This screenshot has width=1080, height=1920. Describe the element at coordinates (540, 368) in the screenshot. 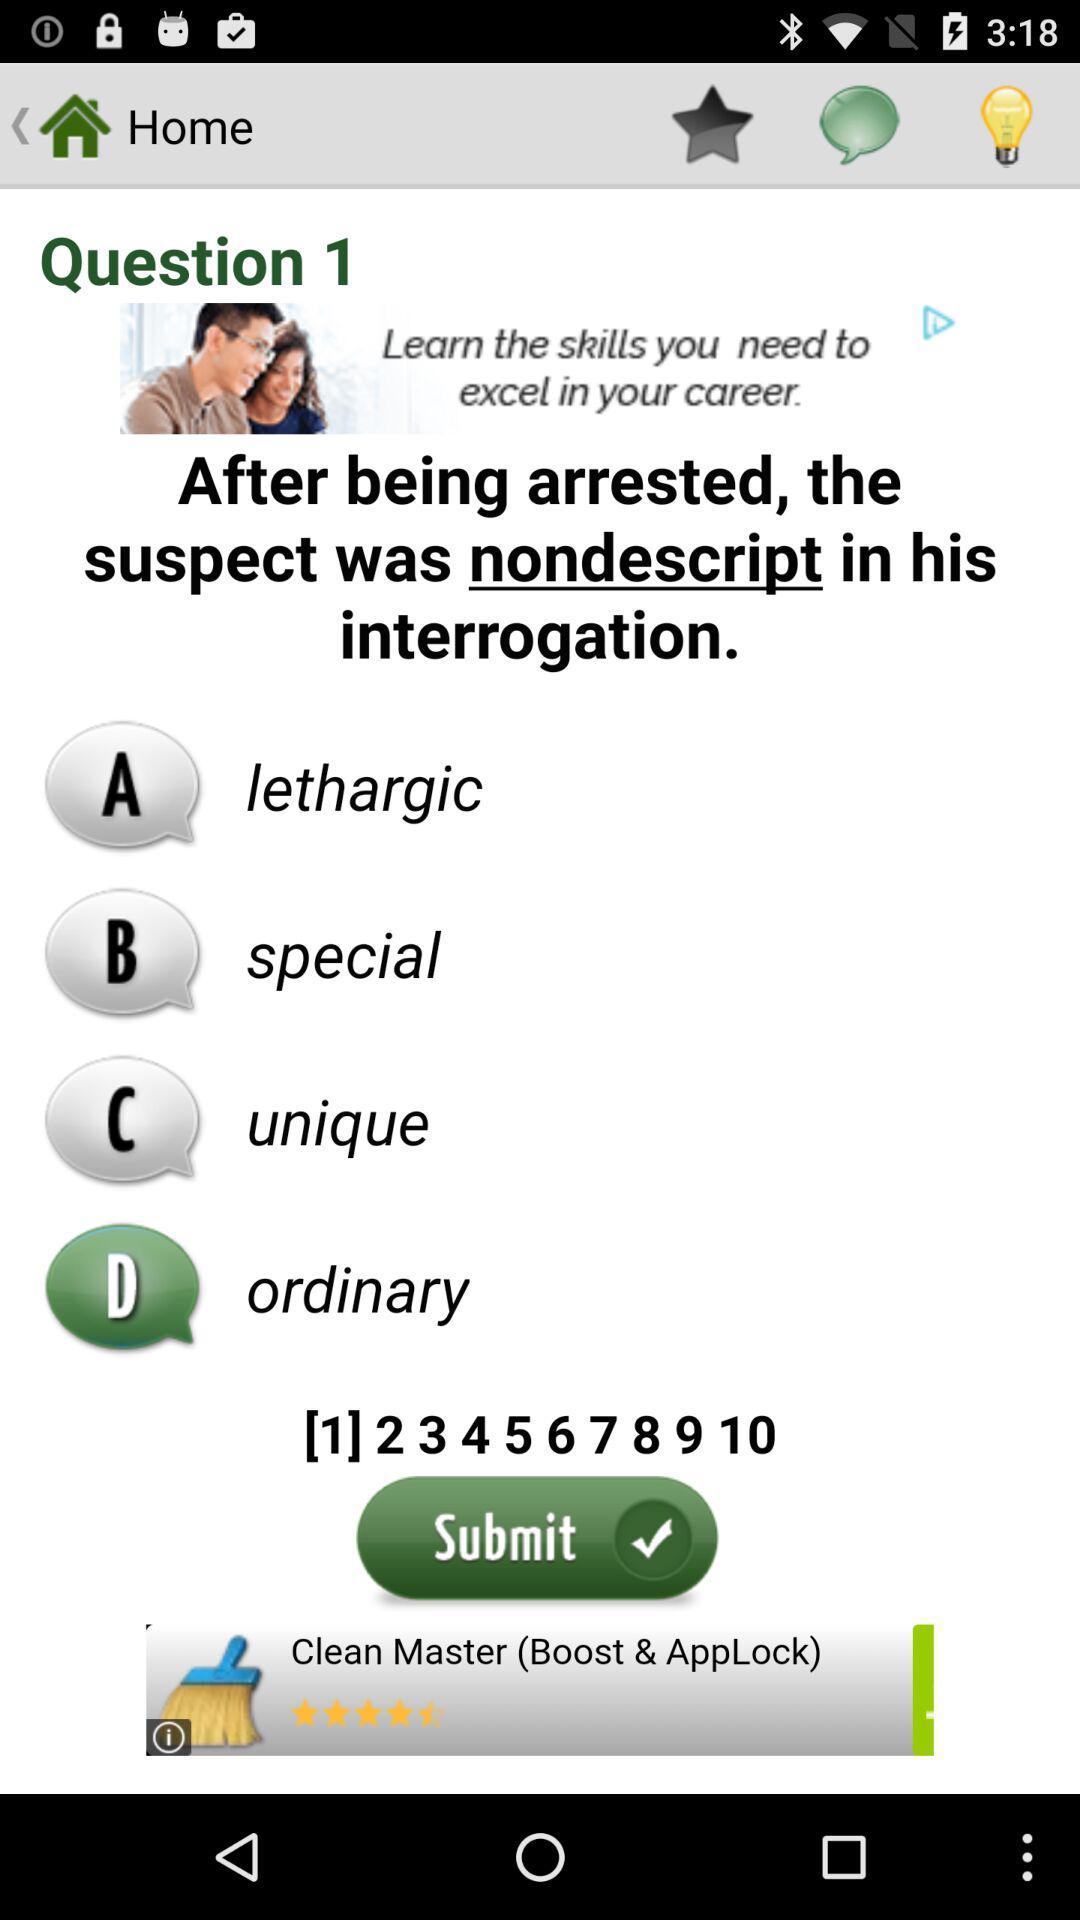

I see `advertisement` at that location.